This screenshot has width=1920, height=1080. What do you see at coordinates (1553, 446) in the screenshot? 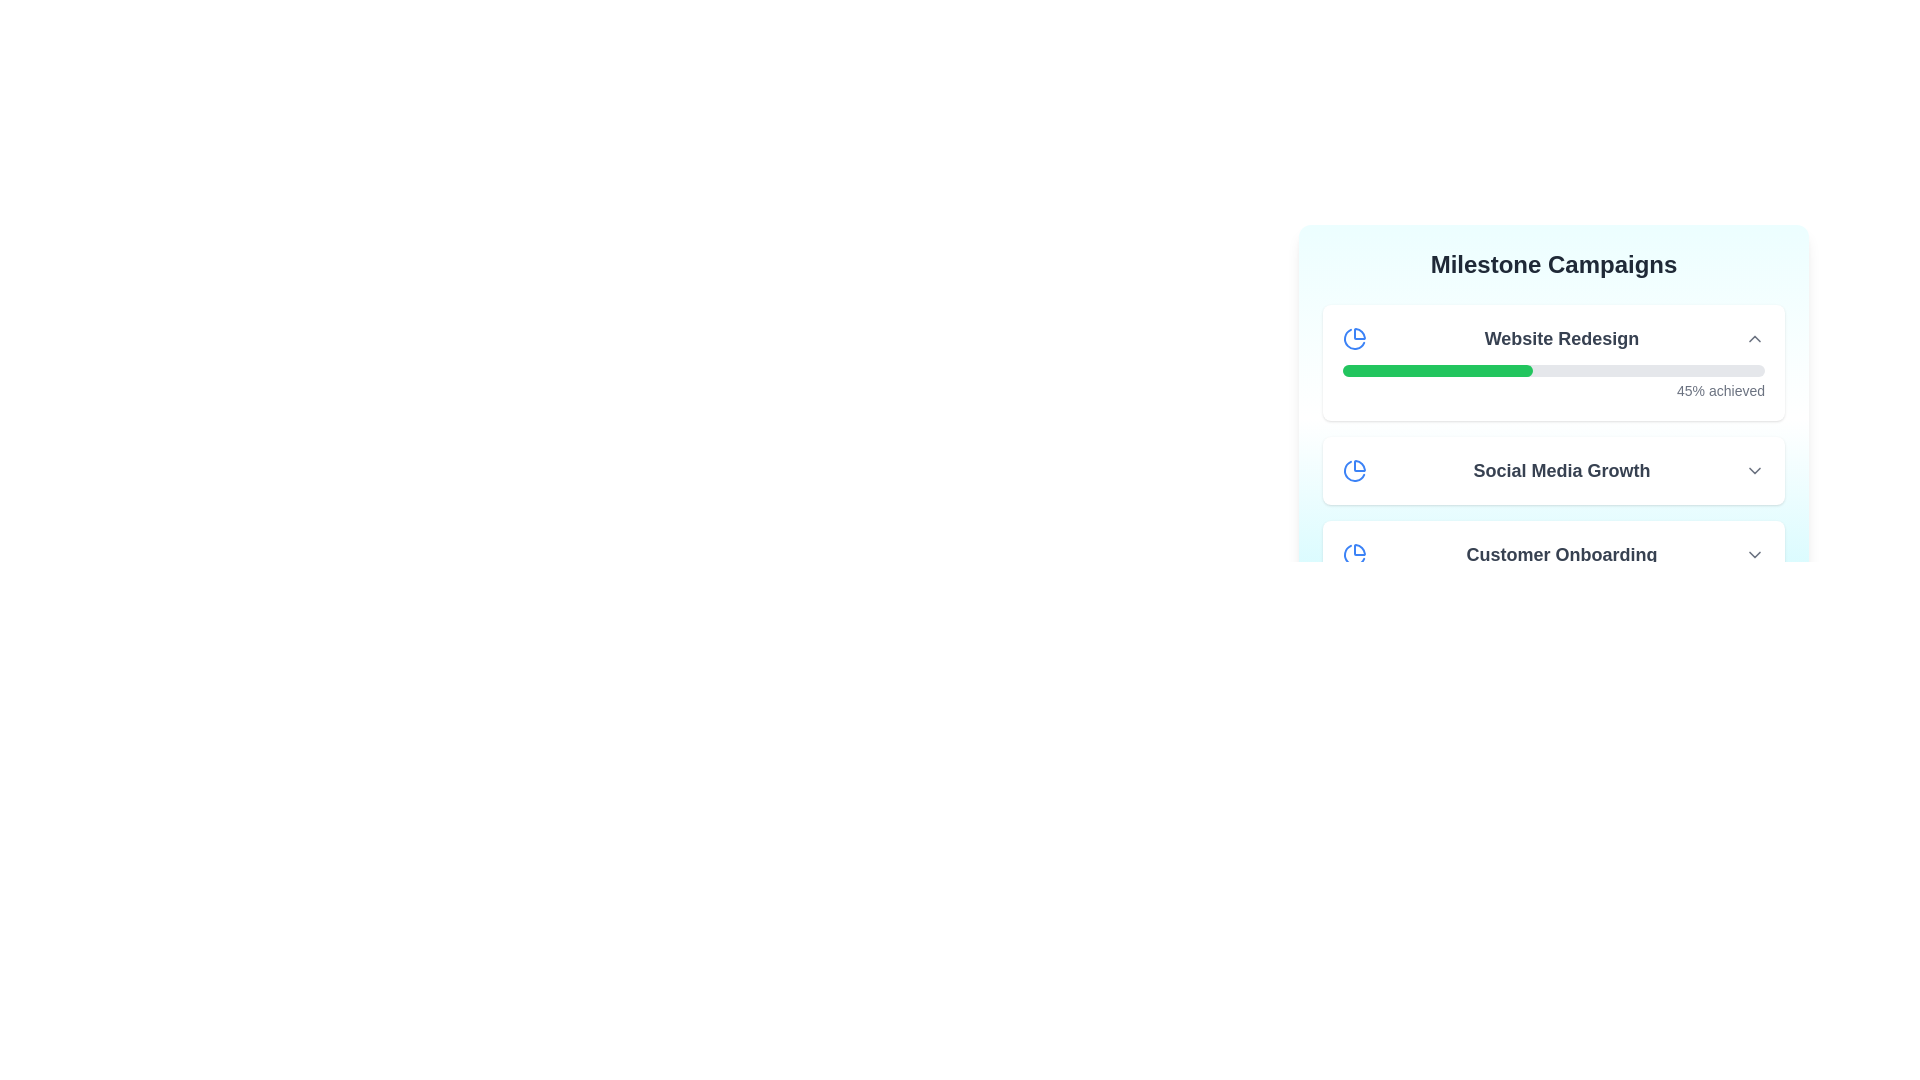
I see `the list item labeled 'Social Media Growth' which is the second item in the 'Milestone Campaigns' list` at bounding box center [1553, 446].